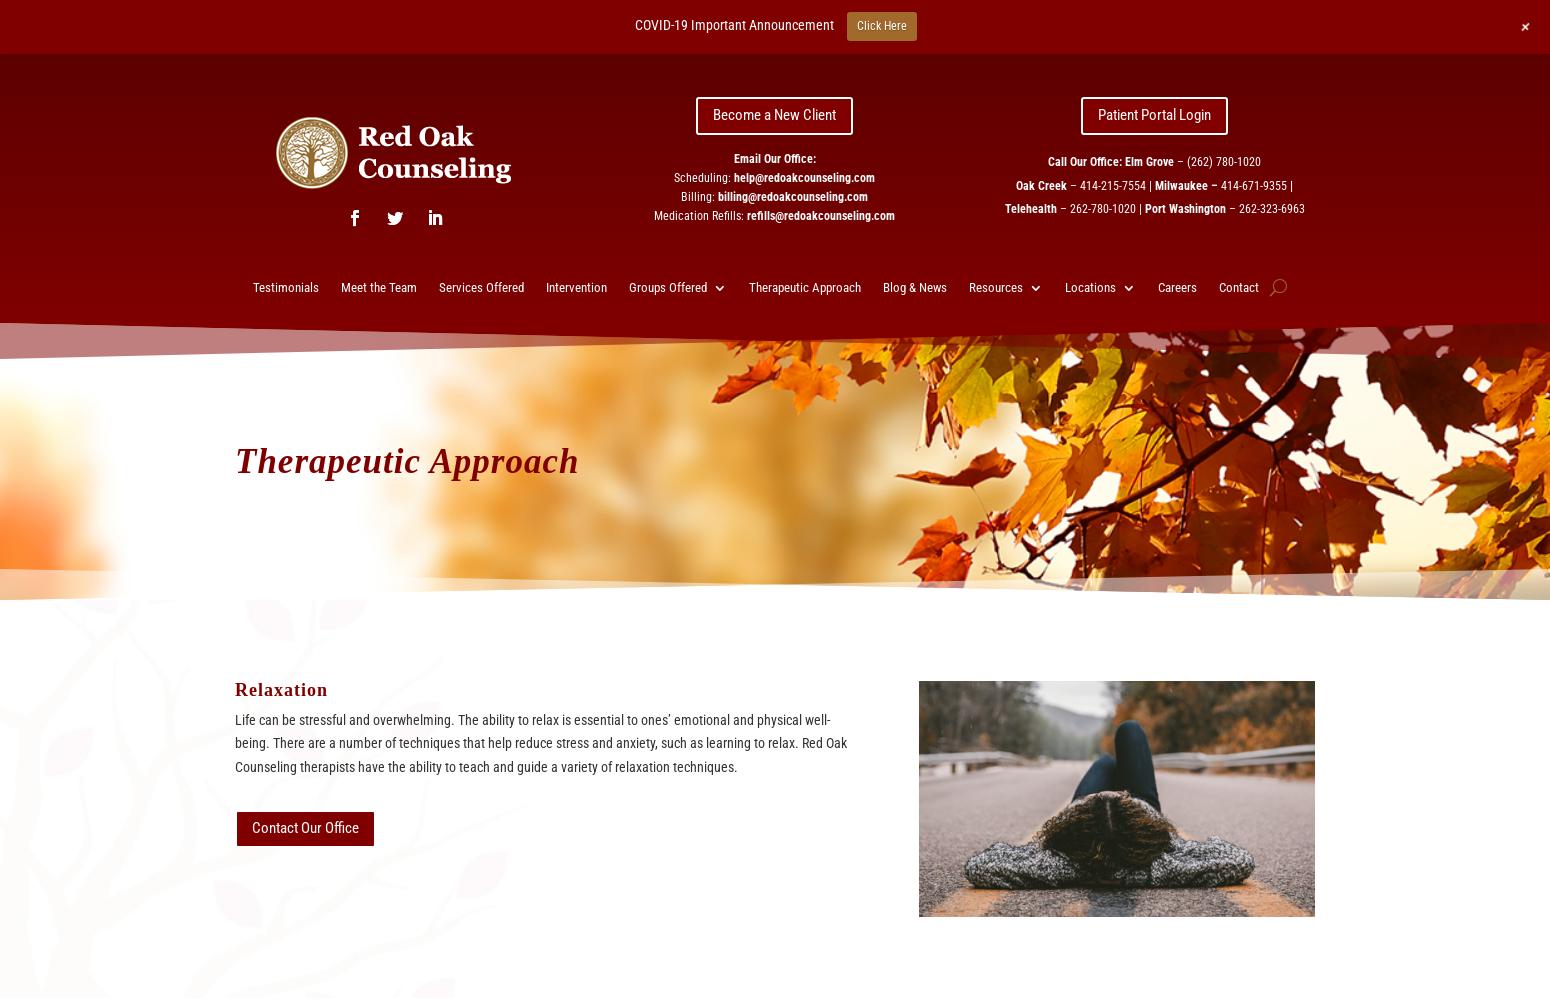 The image size is (1550, 1000). What do you see at coordinates (1105, 208) in the screenshot?
I see `'262-780-1020 |'` at bounding box center [1105, 208].